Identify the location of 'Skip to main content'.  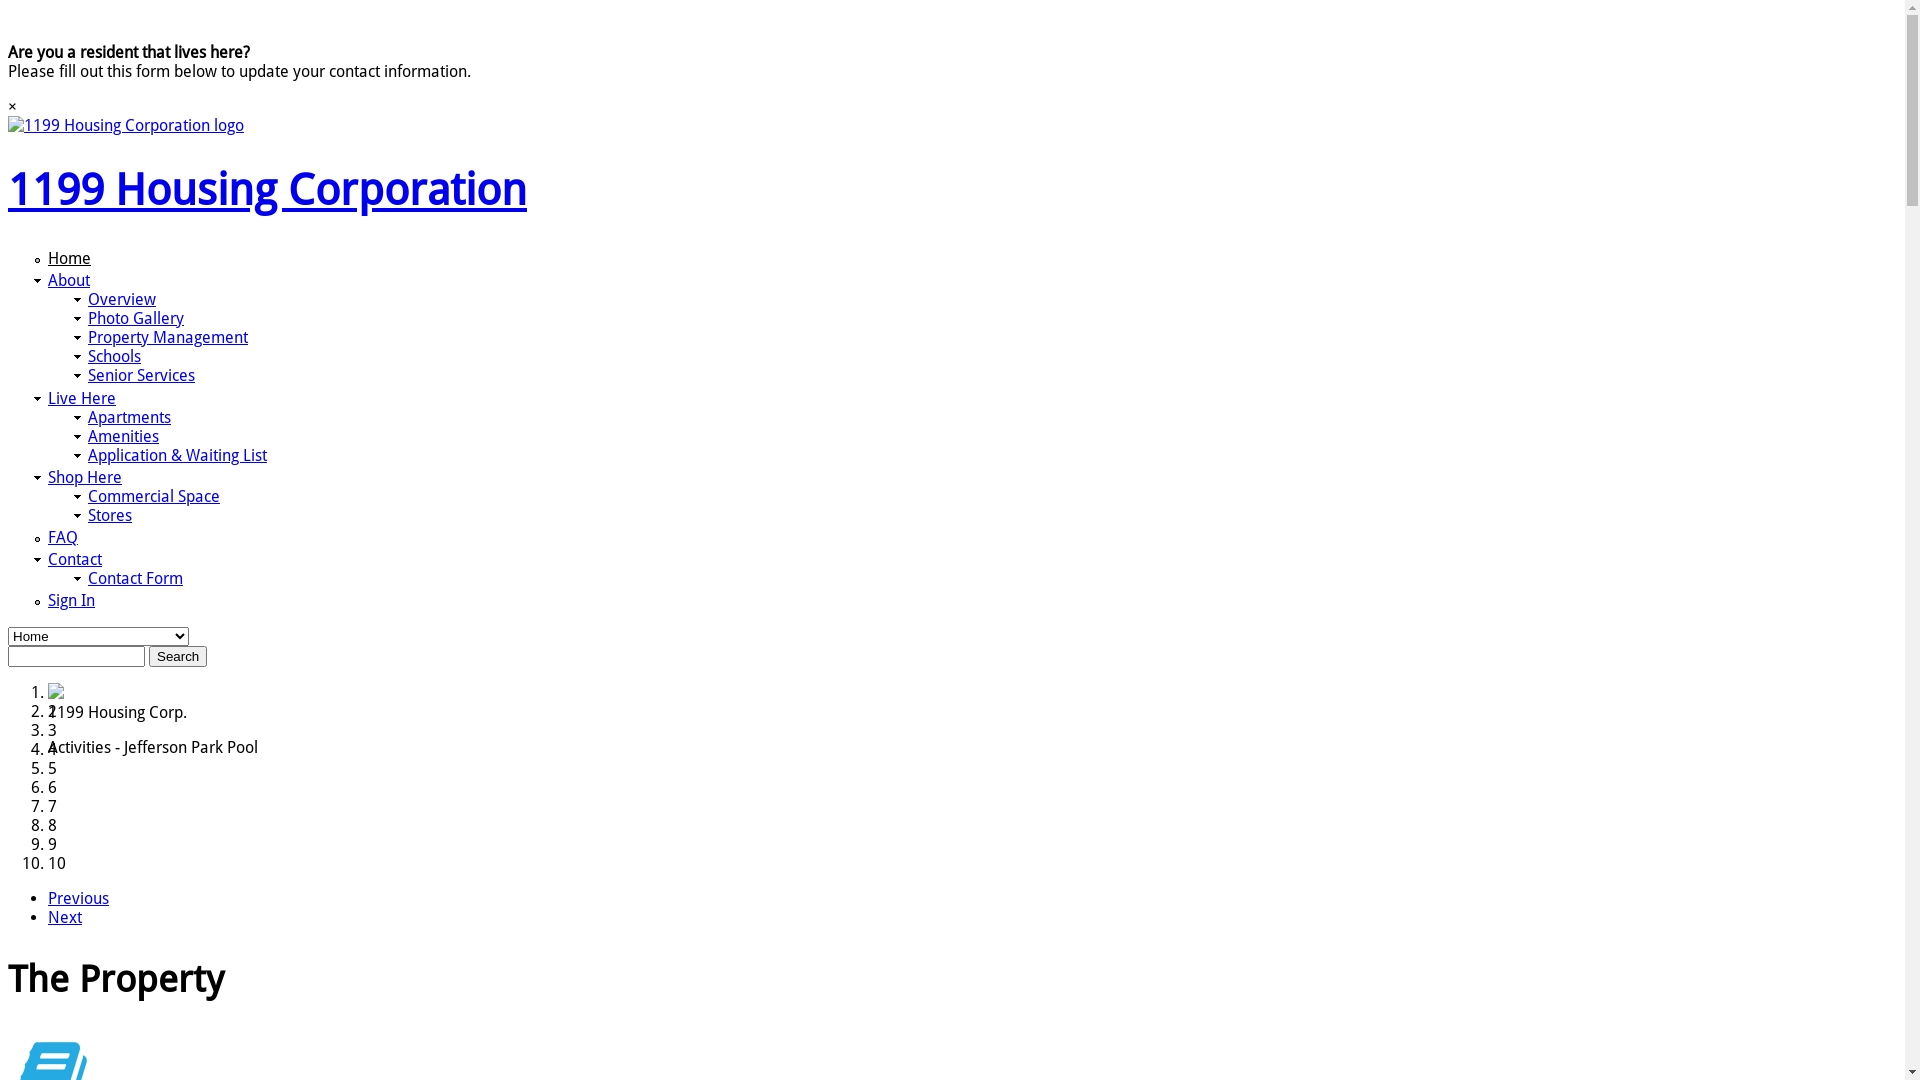
(80, 8).